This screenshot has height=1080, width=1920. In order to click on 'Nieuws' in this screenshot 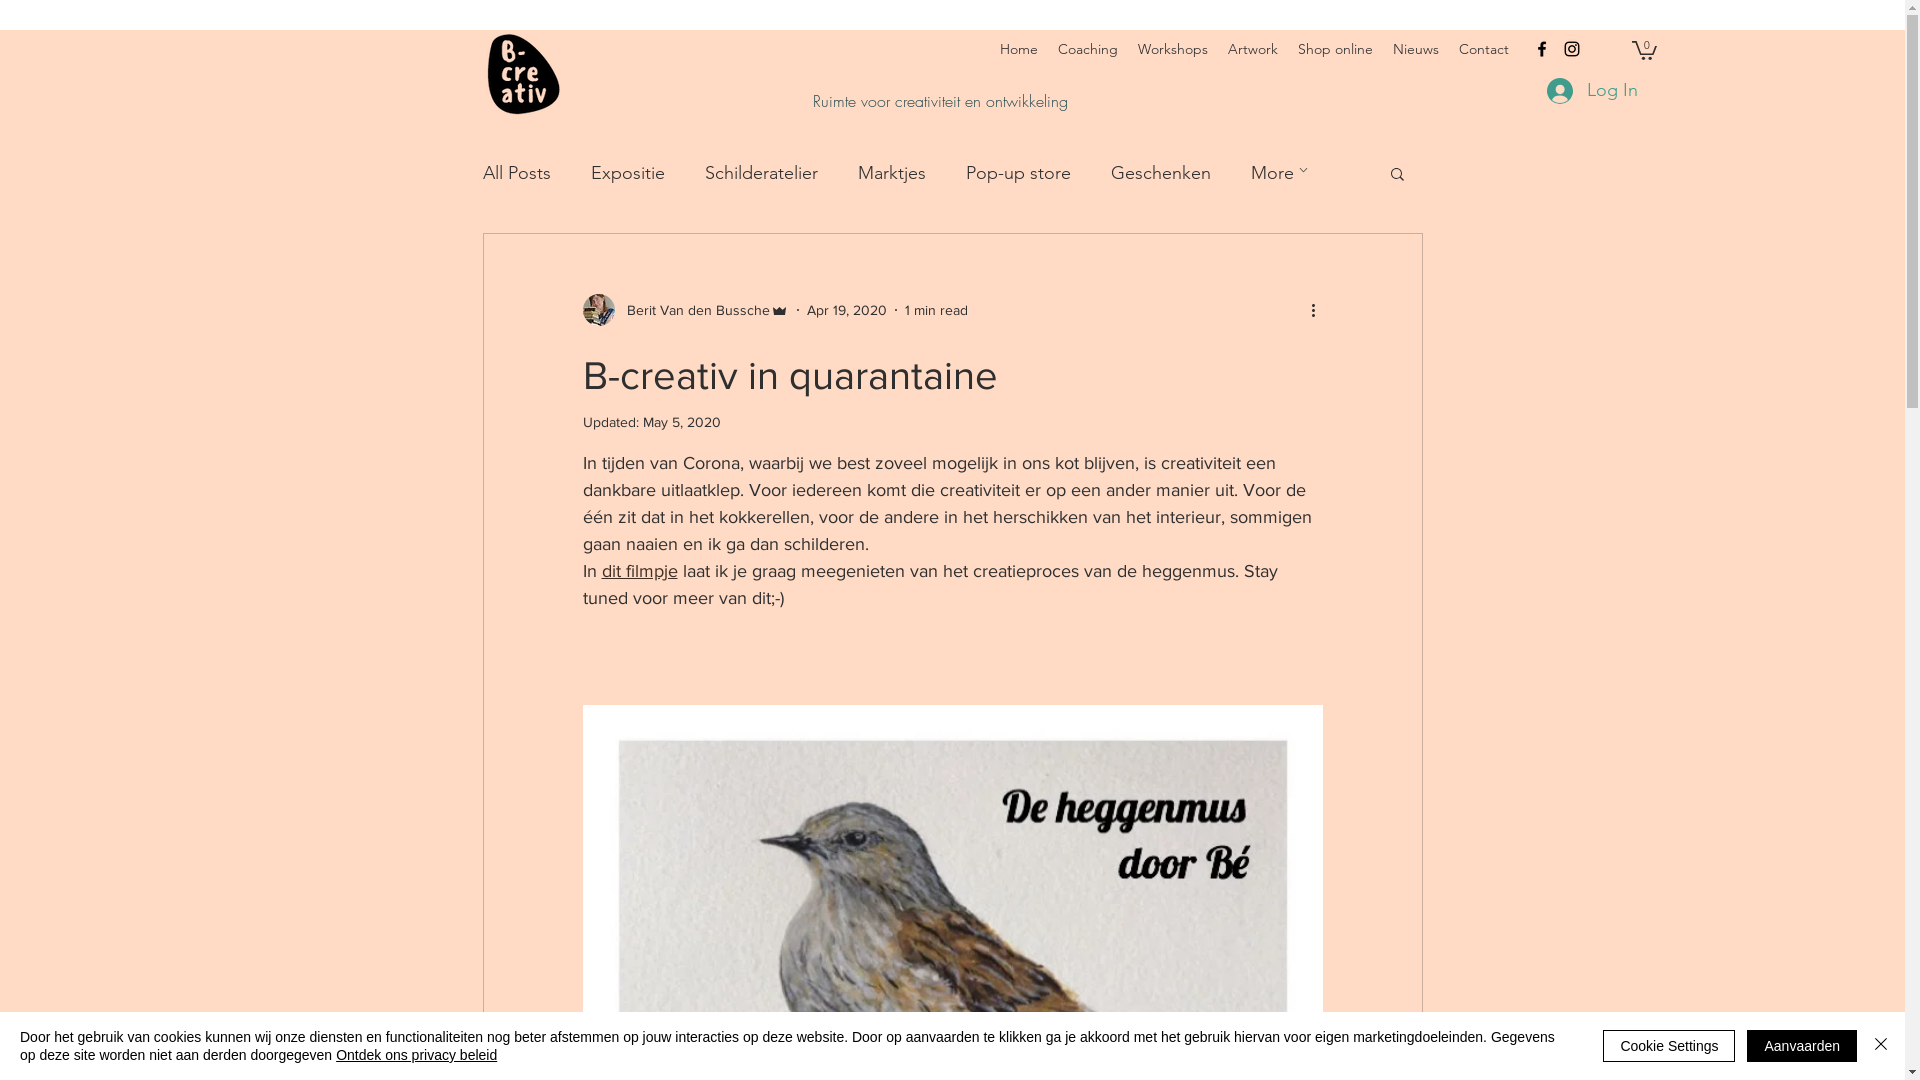, I will do `click(1415, 48)`.